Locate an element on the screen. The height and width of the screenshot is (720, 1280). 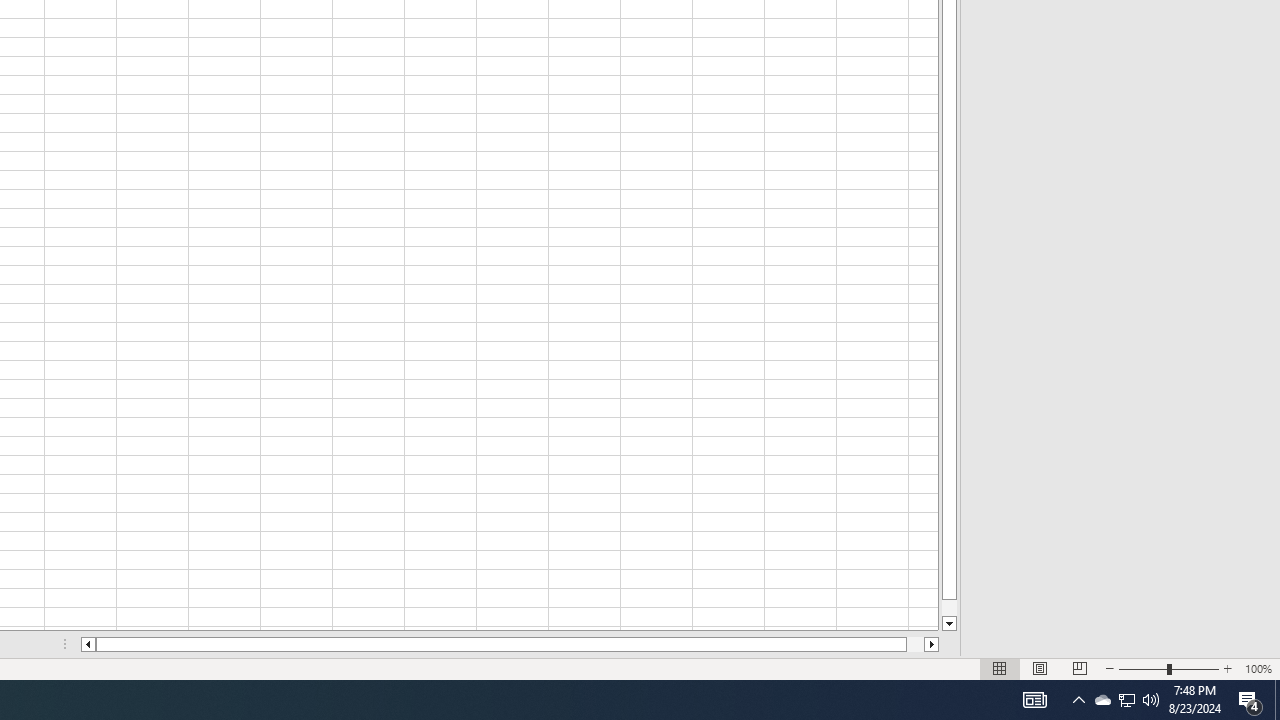
'Page Layout' is located at coordinates (1040, 669).